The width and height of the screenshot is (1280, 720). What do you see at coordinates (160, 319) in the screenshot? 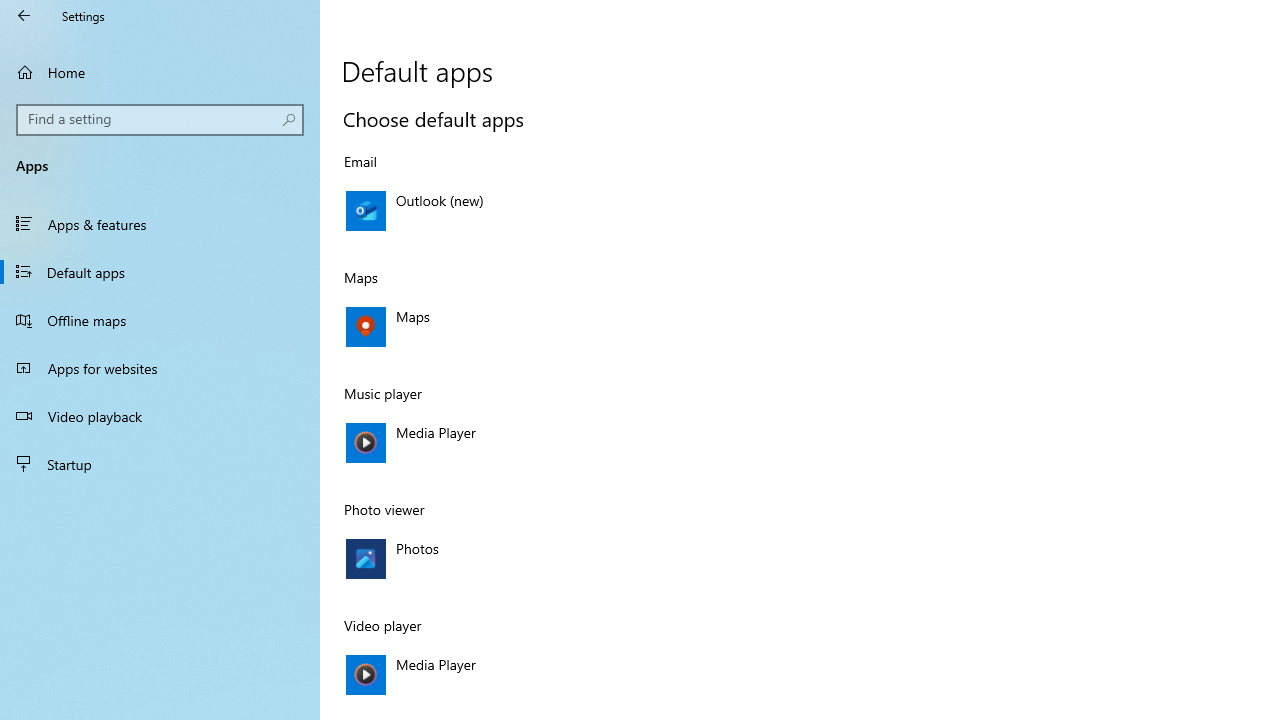
I see `'Offline maps'` at bounding box center [160, 319].